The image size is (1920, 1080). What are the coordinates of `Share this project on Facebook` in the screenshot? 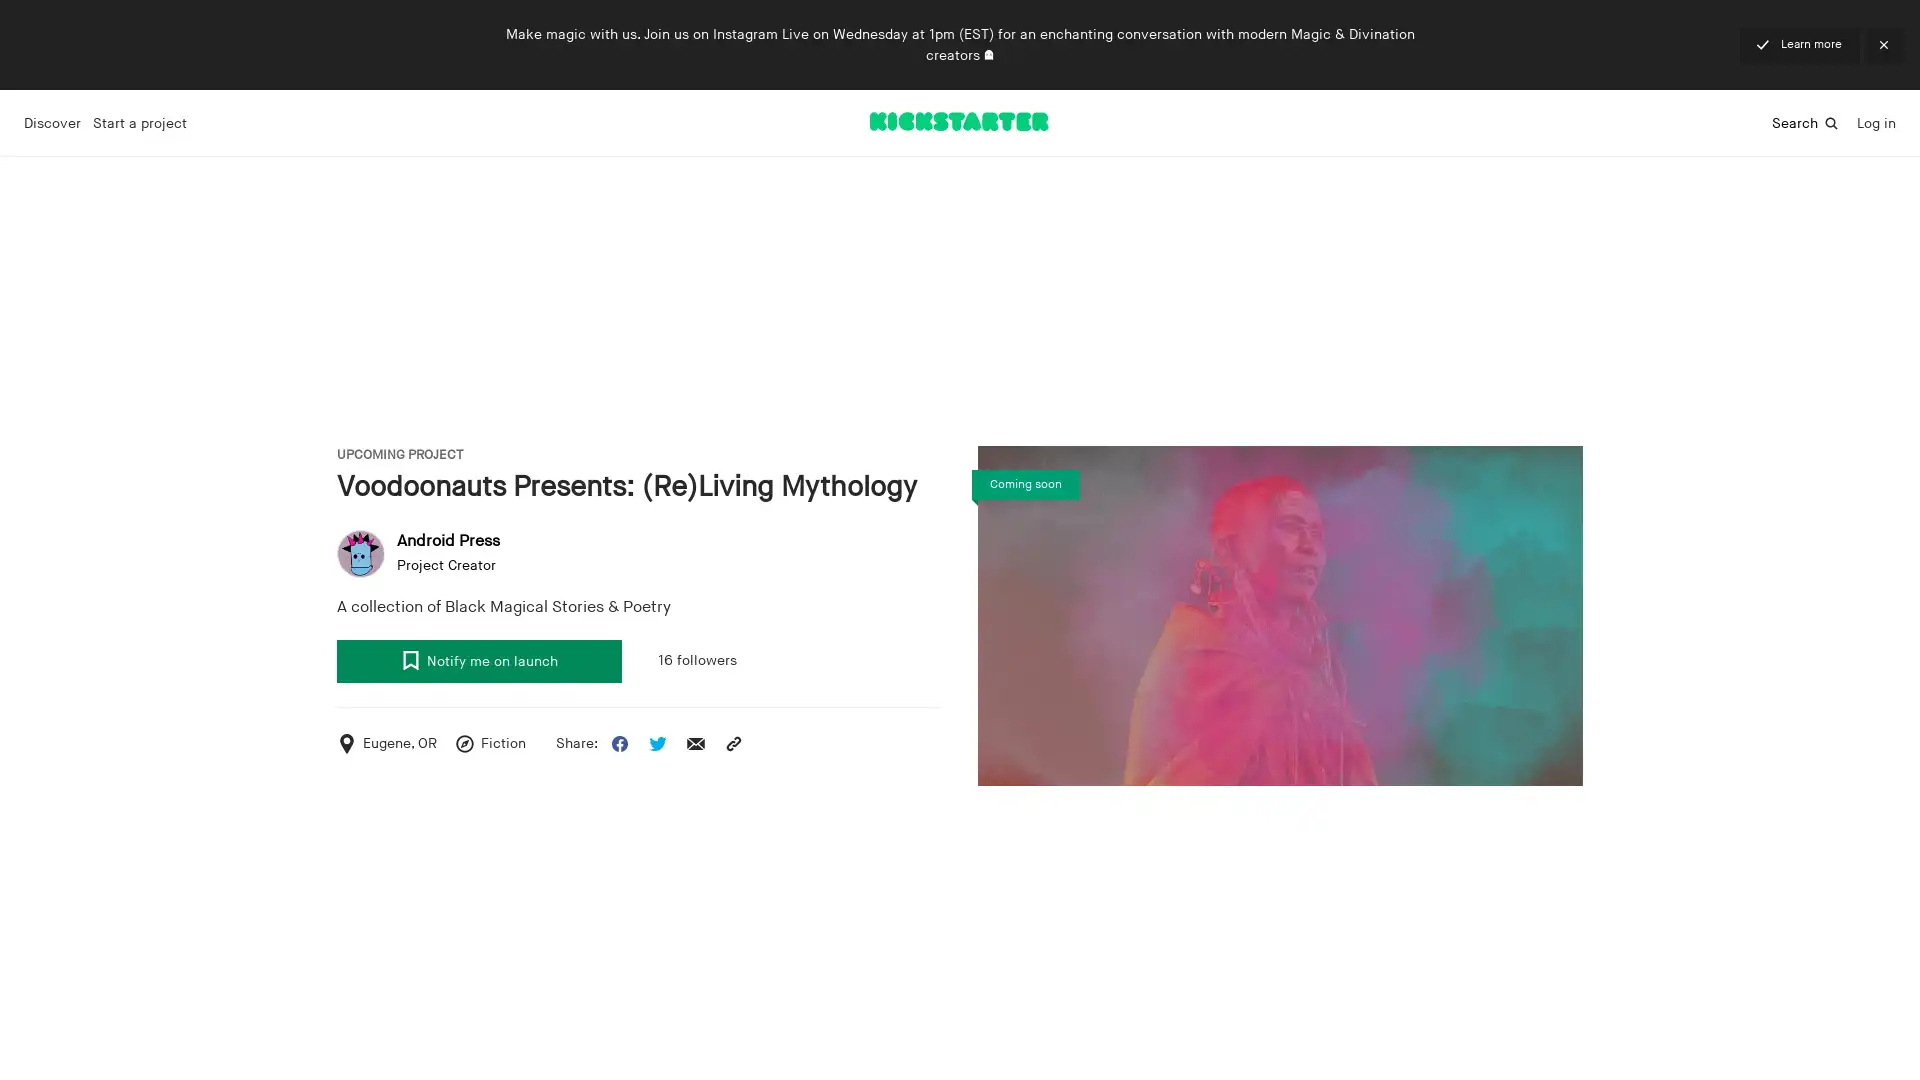 It's located at (618, 743).